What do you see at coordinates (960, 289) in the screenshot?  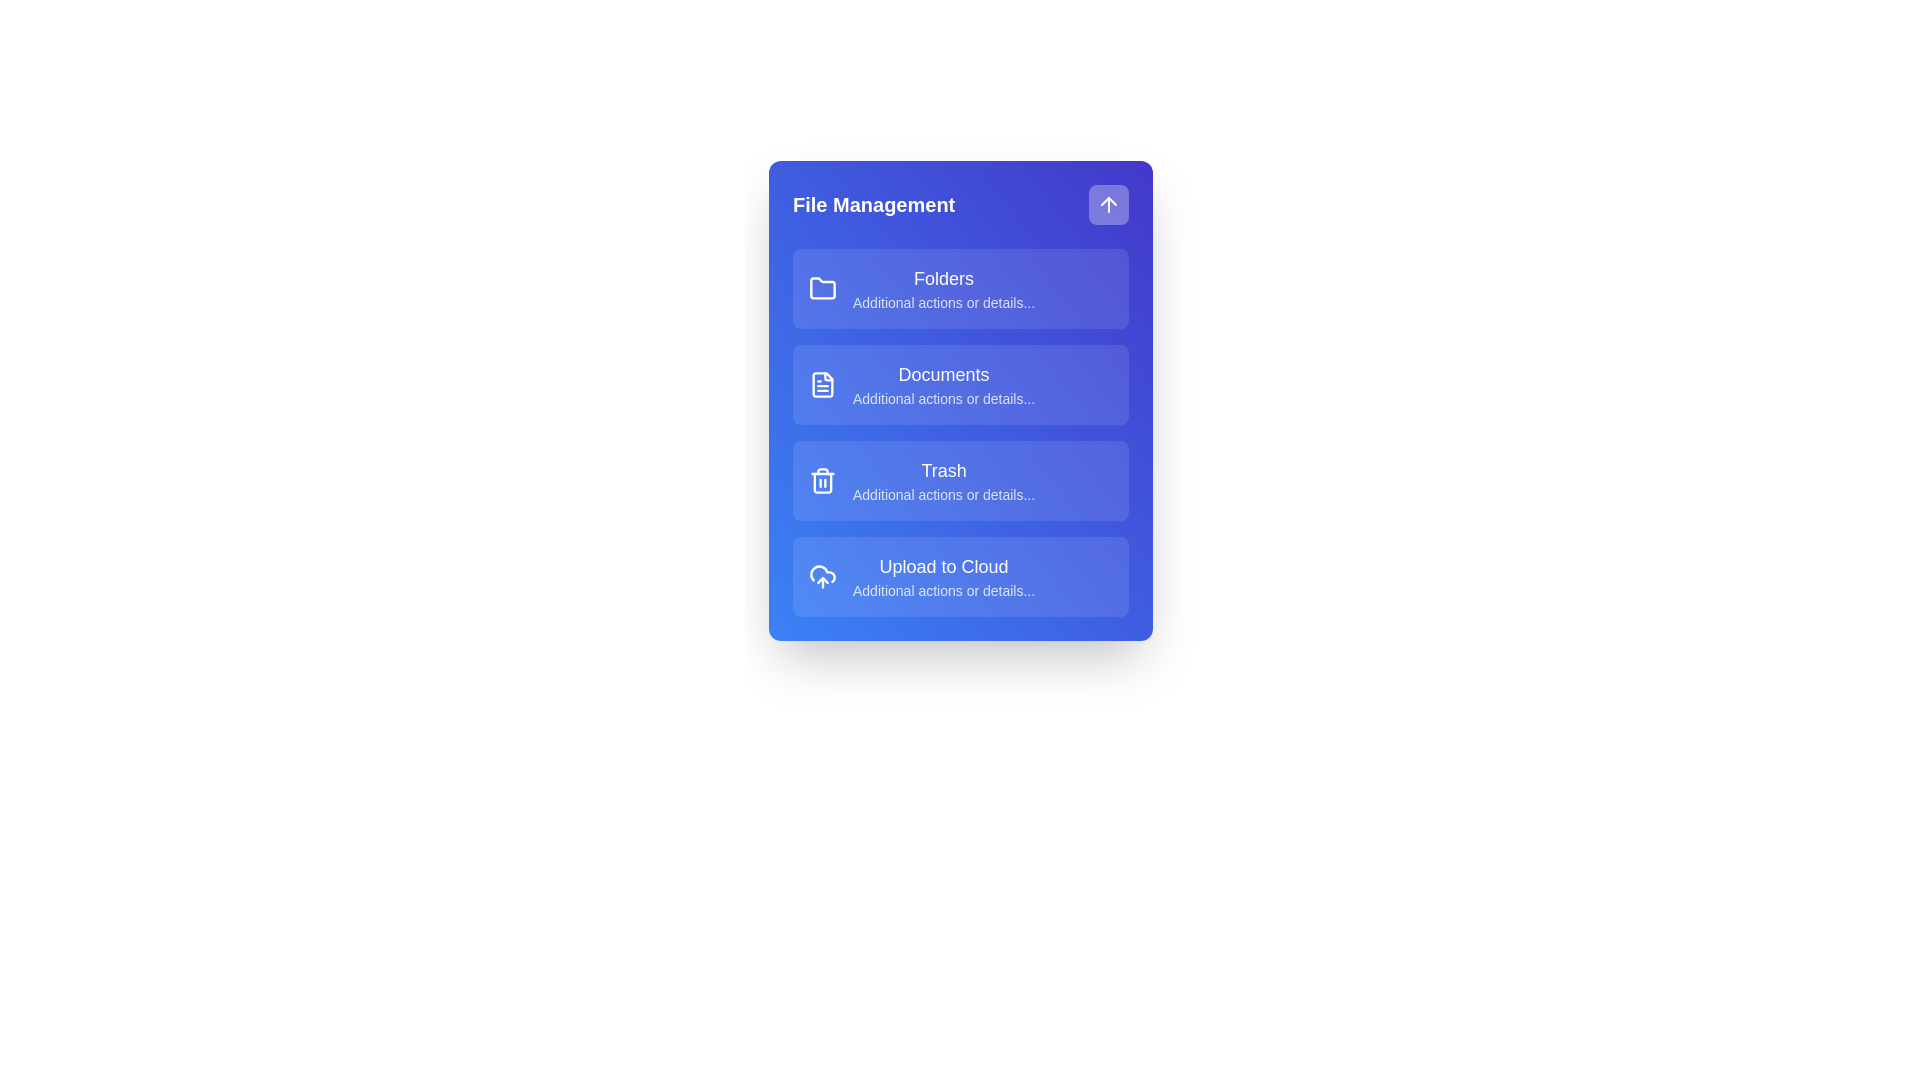 I see `the menu item Folders by clicking on it` at bounding box center [960, 289].